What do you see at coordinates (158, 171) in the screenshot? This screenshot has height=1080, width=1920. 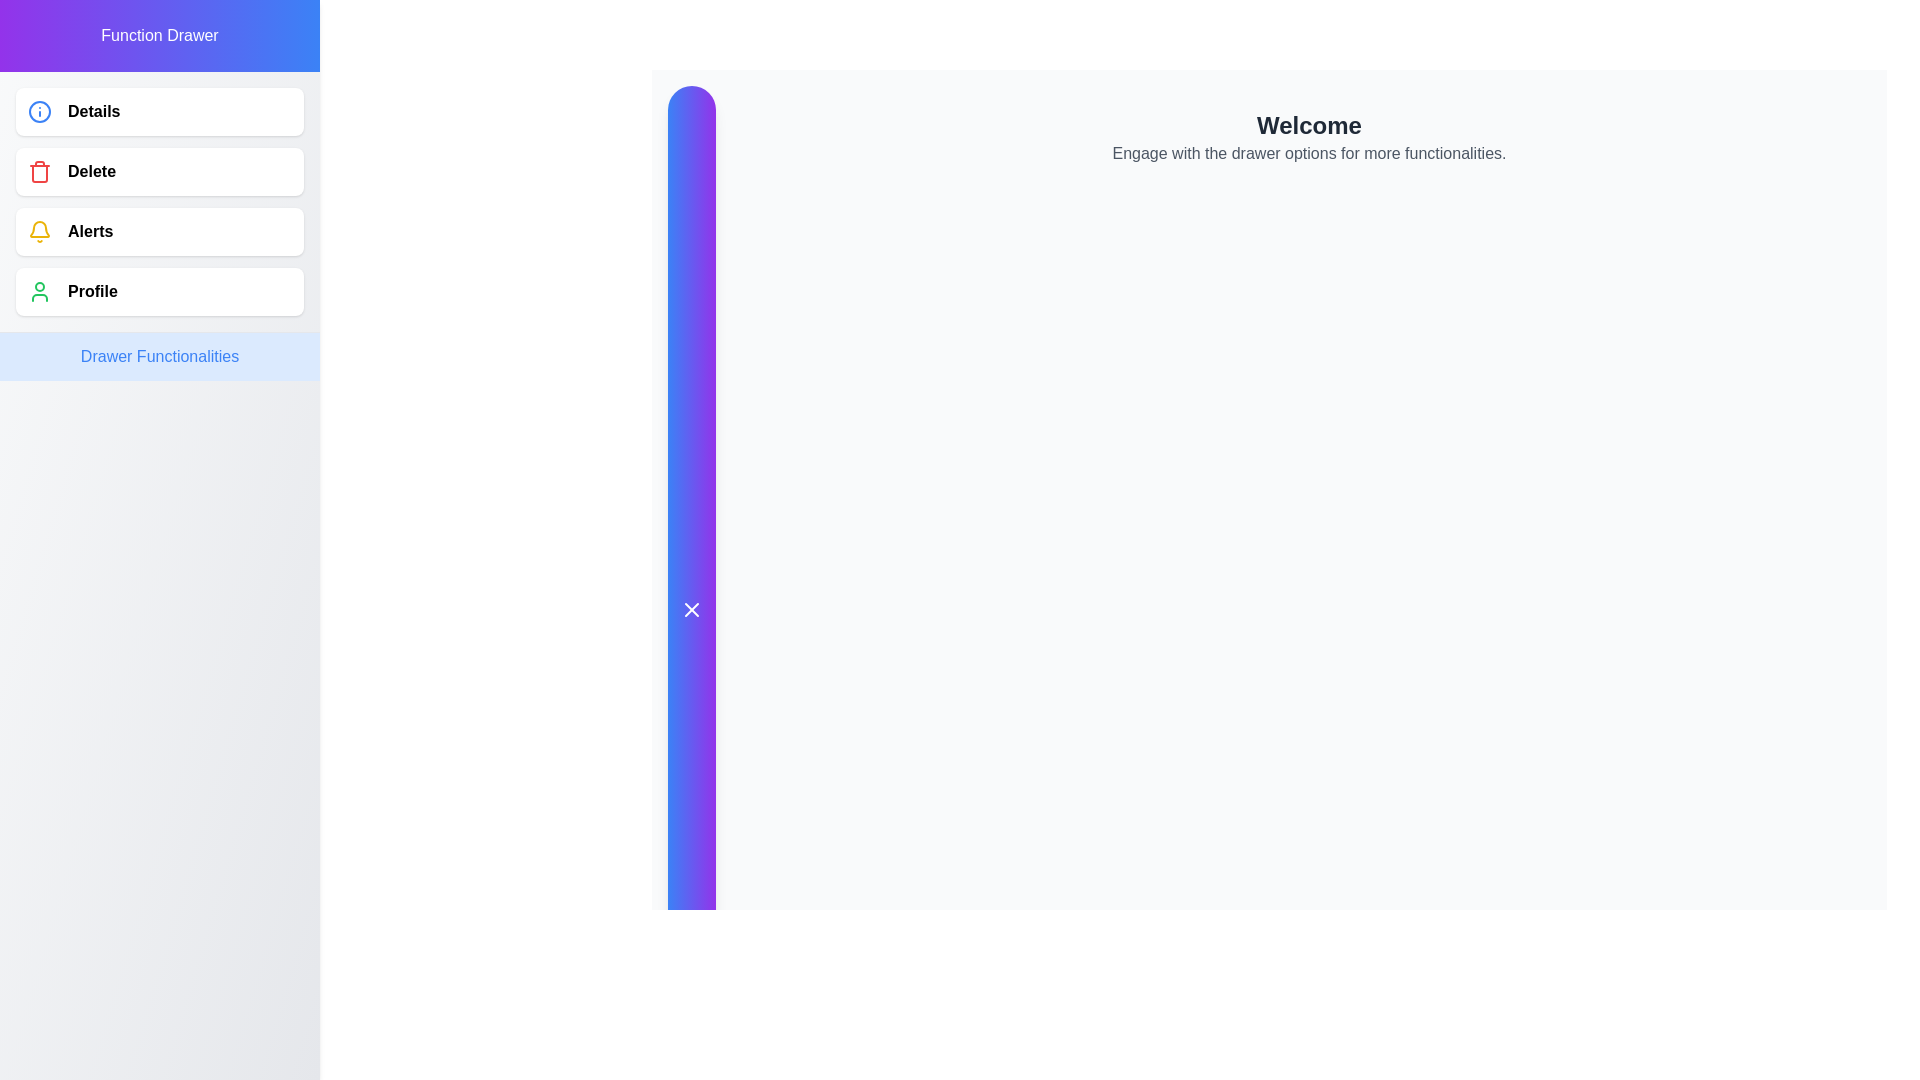 I see `the 'Delete' button, which has a white background, rounded corners, and features a red trash icon and bold black text` at bounding box center [158, 171].